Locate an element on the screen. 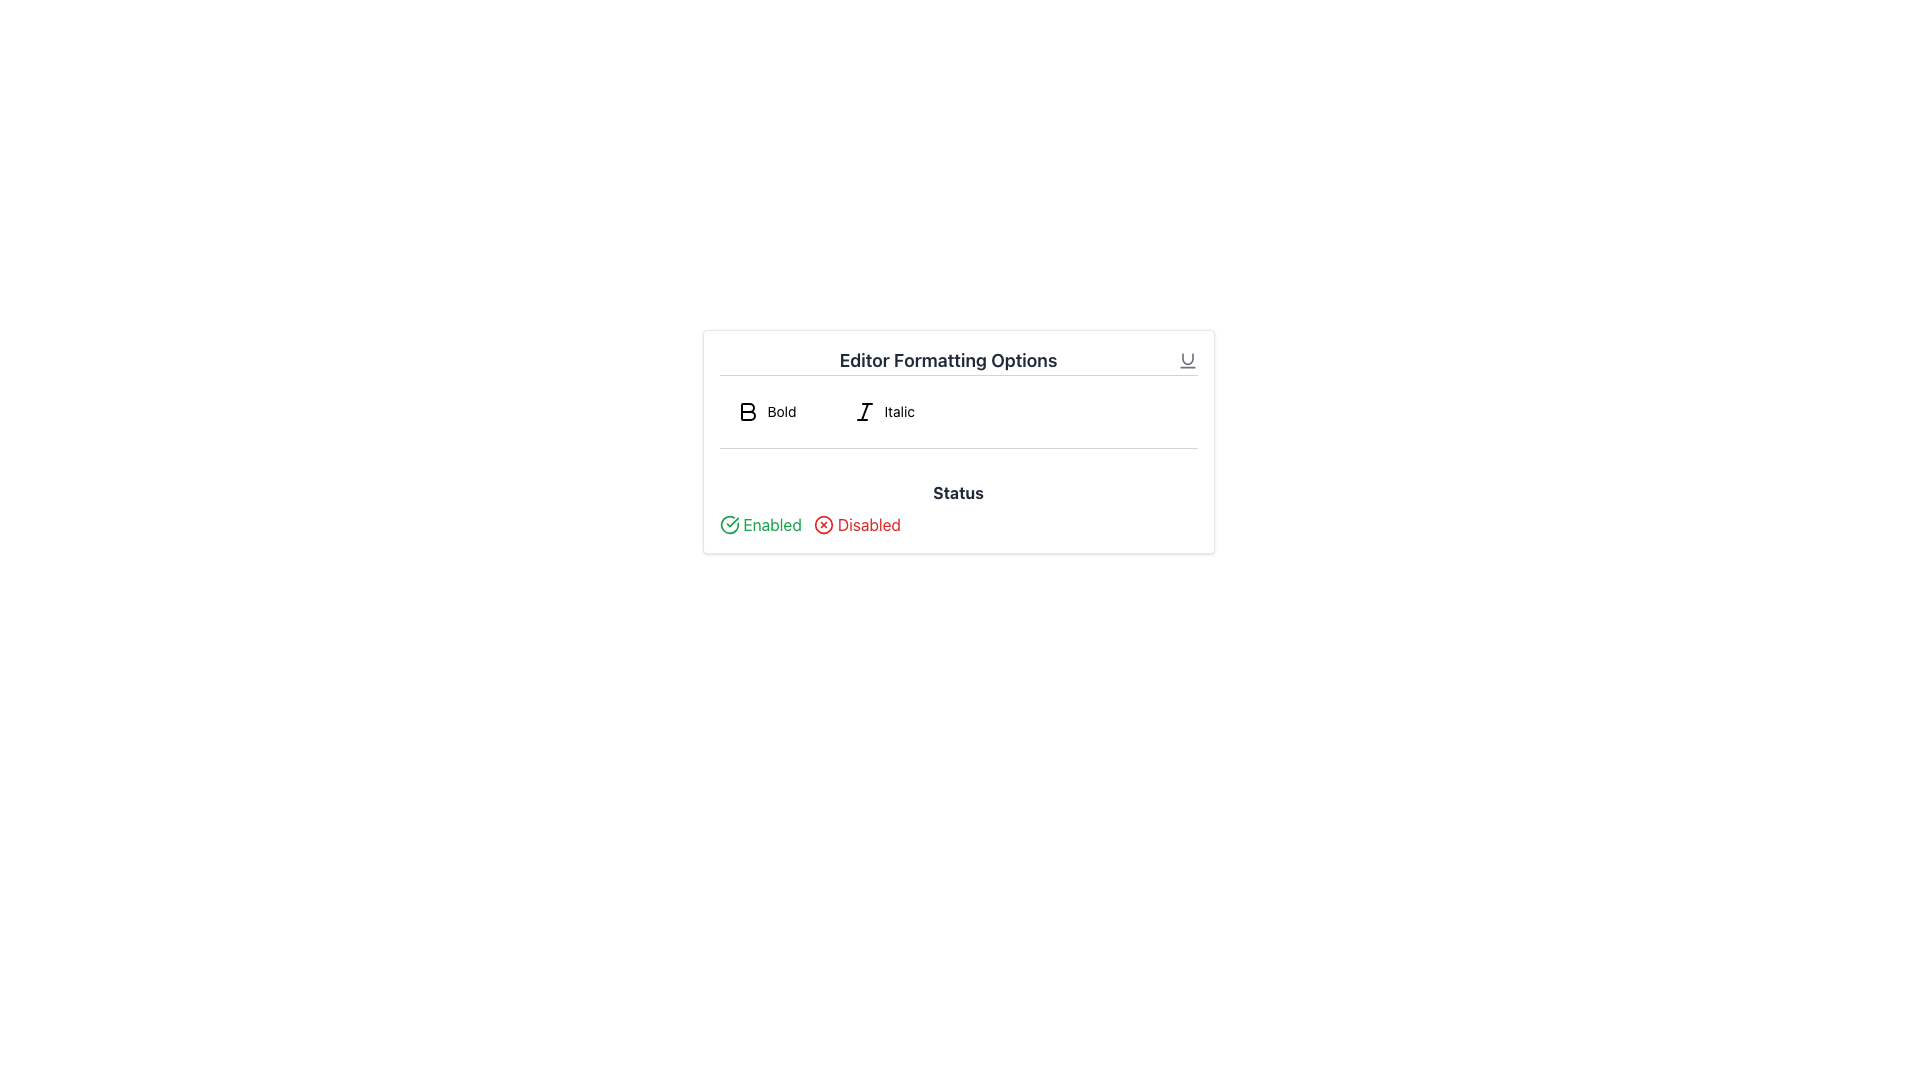 Image resolution: width=1920 pixels, height=1080 pixels. the Text Label that categorizes the status options 'Enabled' and 'Disabled' in the 'Editor Formatting Options' section is located at coordinates (957, 493).